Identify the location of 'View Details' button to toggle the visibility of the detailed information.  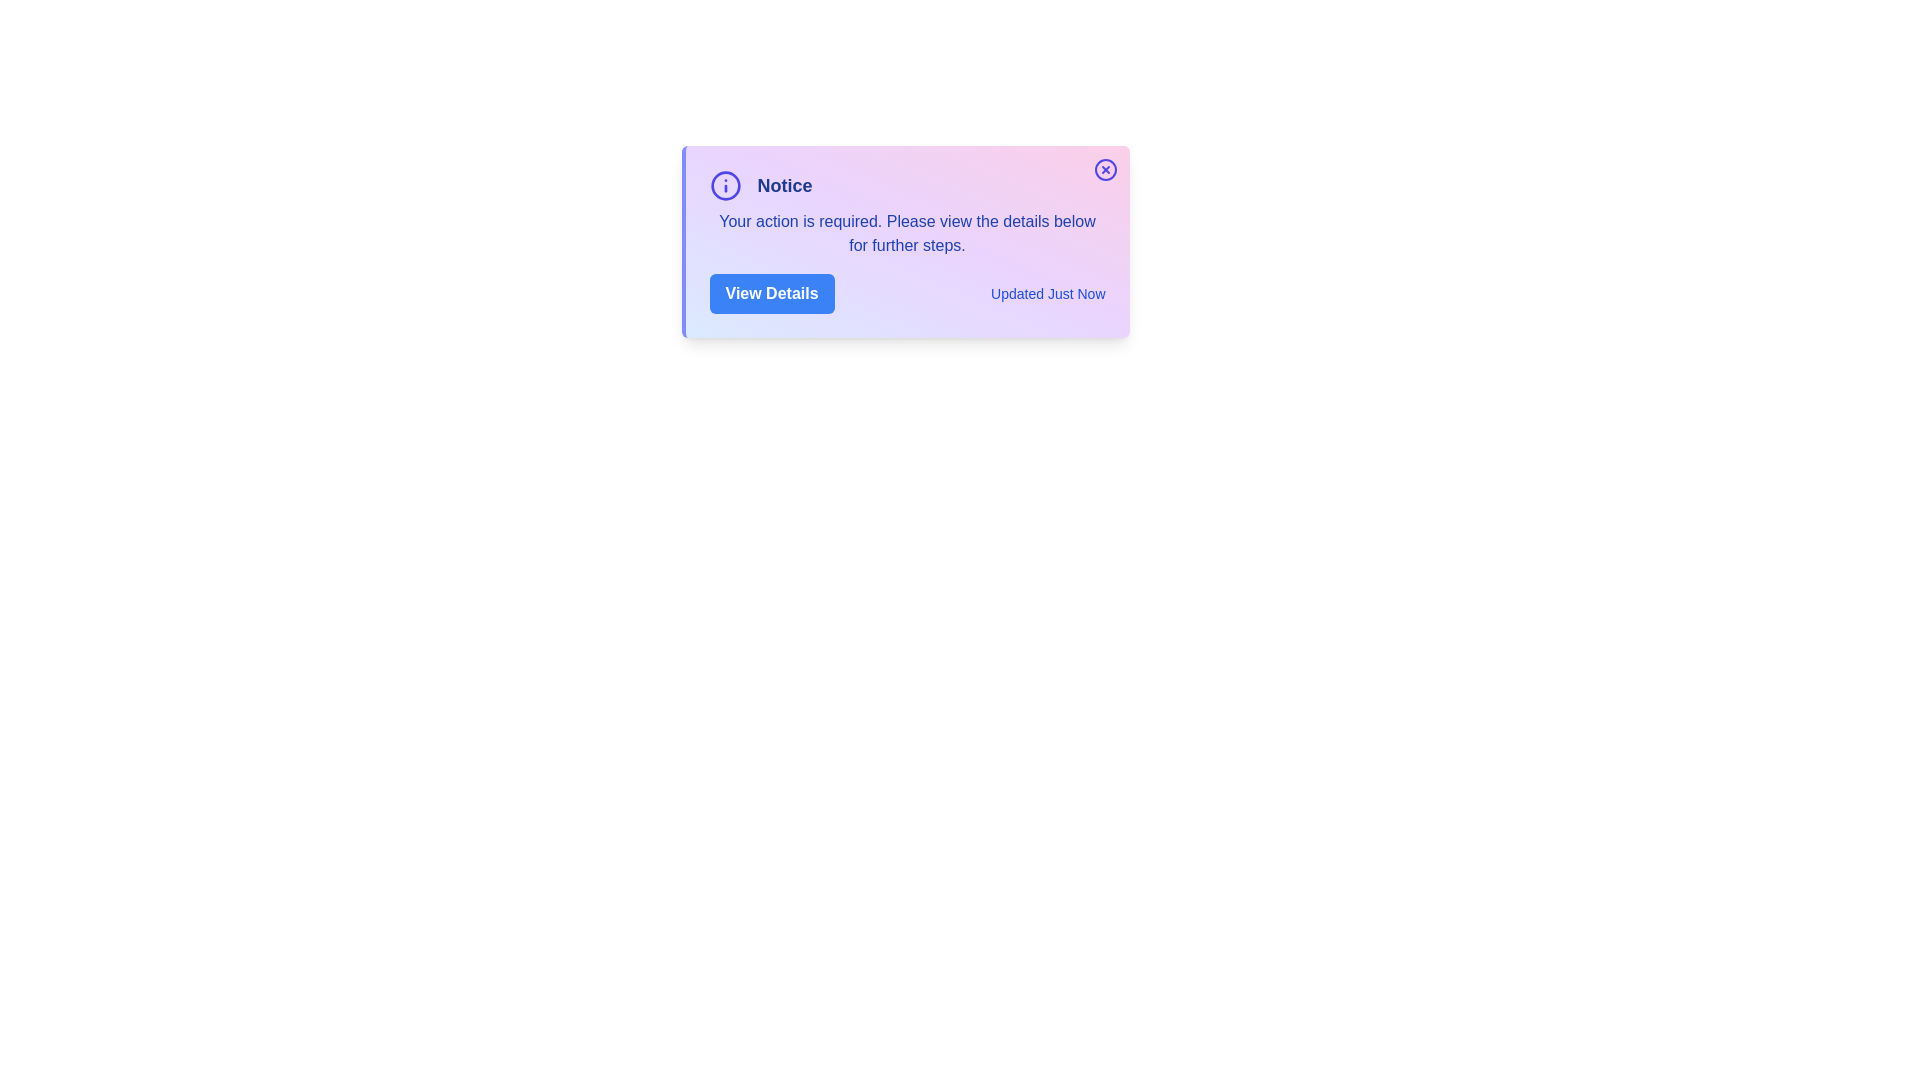
(771, 293).